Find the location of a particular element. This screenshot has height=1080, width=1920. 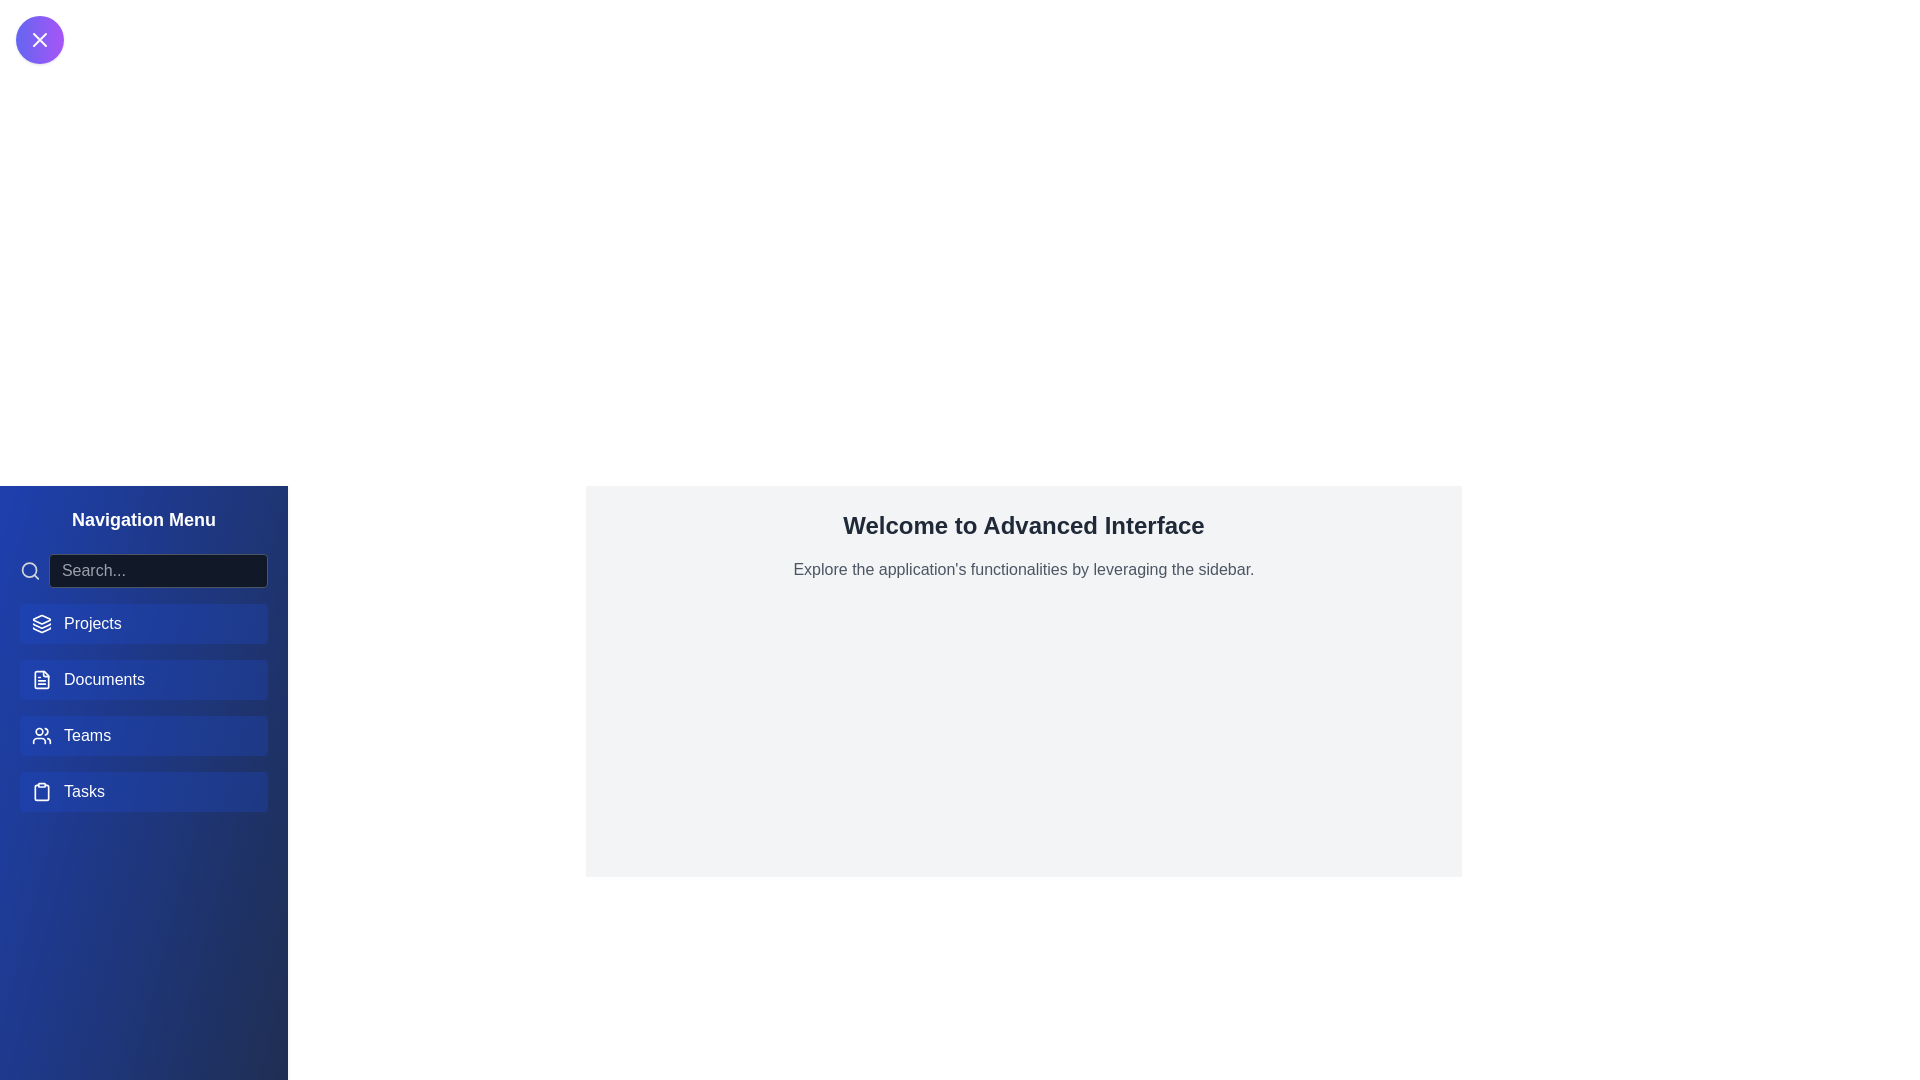

the navigation menu item Tasks is located at coordinates (143, 790).